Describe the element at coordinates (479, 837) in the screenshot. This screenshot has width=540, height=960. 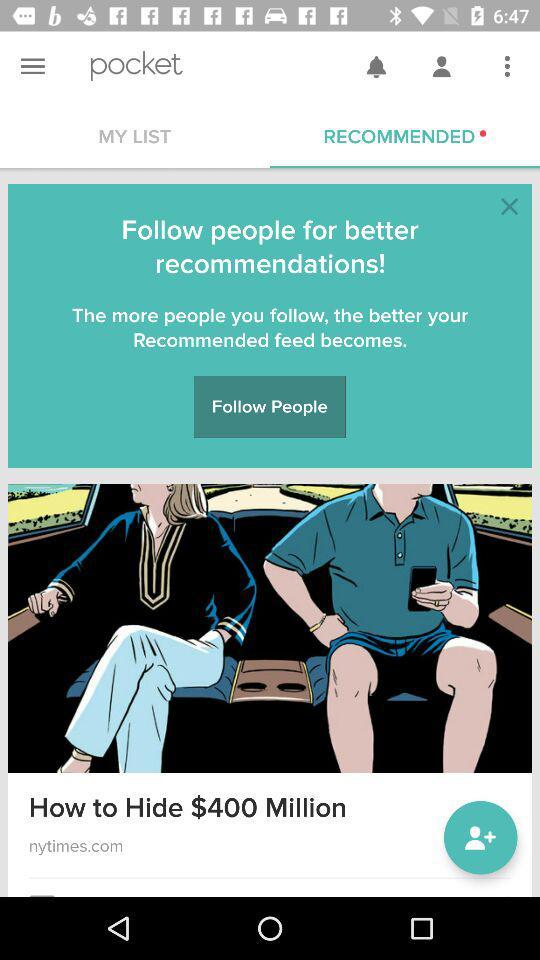
I see `the follow icon` at that location.